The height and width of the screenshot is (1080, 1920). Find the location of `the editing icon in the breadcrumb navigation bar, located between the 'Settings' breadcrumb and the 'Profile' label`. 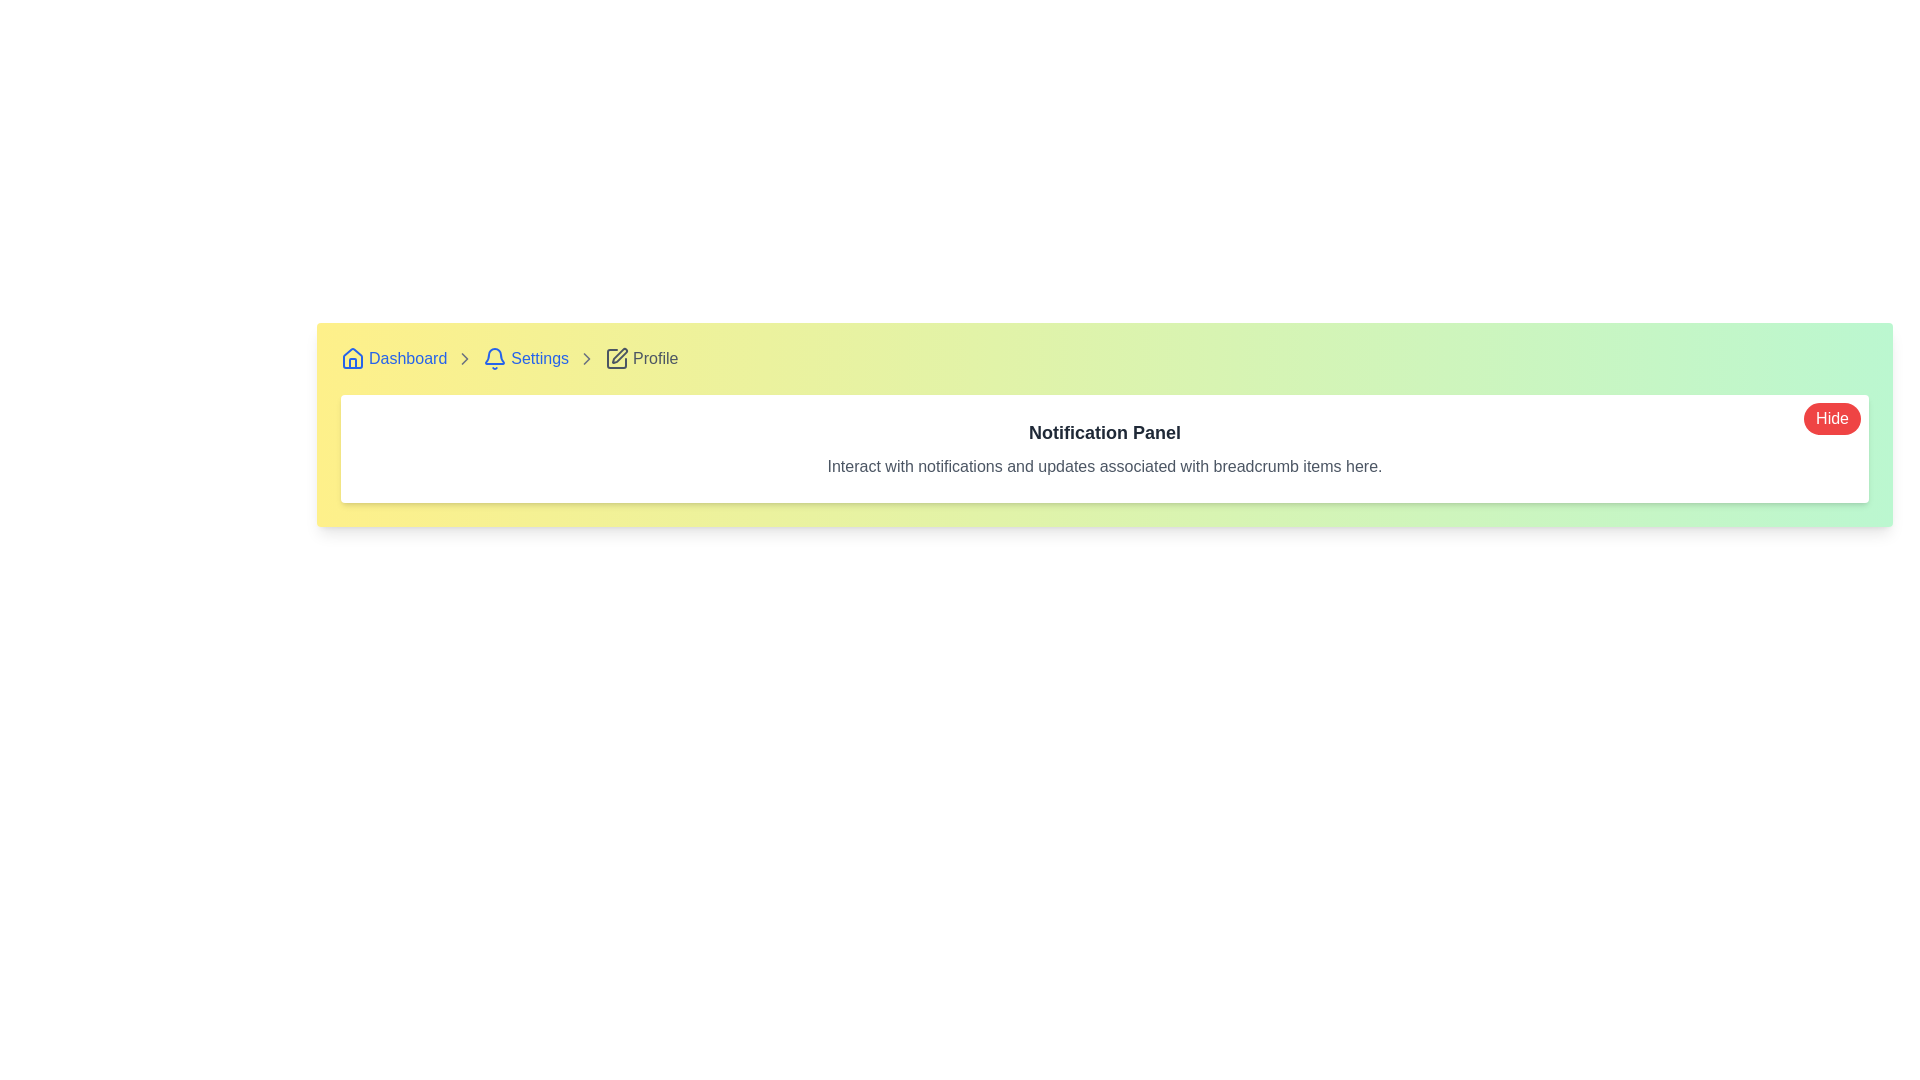

the editing icon in the breadcrumb navigation bar, located between the 'Settings' breadcrumb and the 'Profile' label is located at coordinates (616, 357).